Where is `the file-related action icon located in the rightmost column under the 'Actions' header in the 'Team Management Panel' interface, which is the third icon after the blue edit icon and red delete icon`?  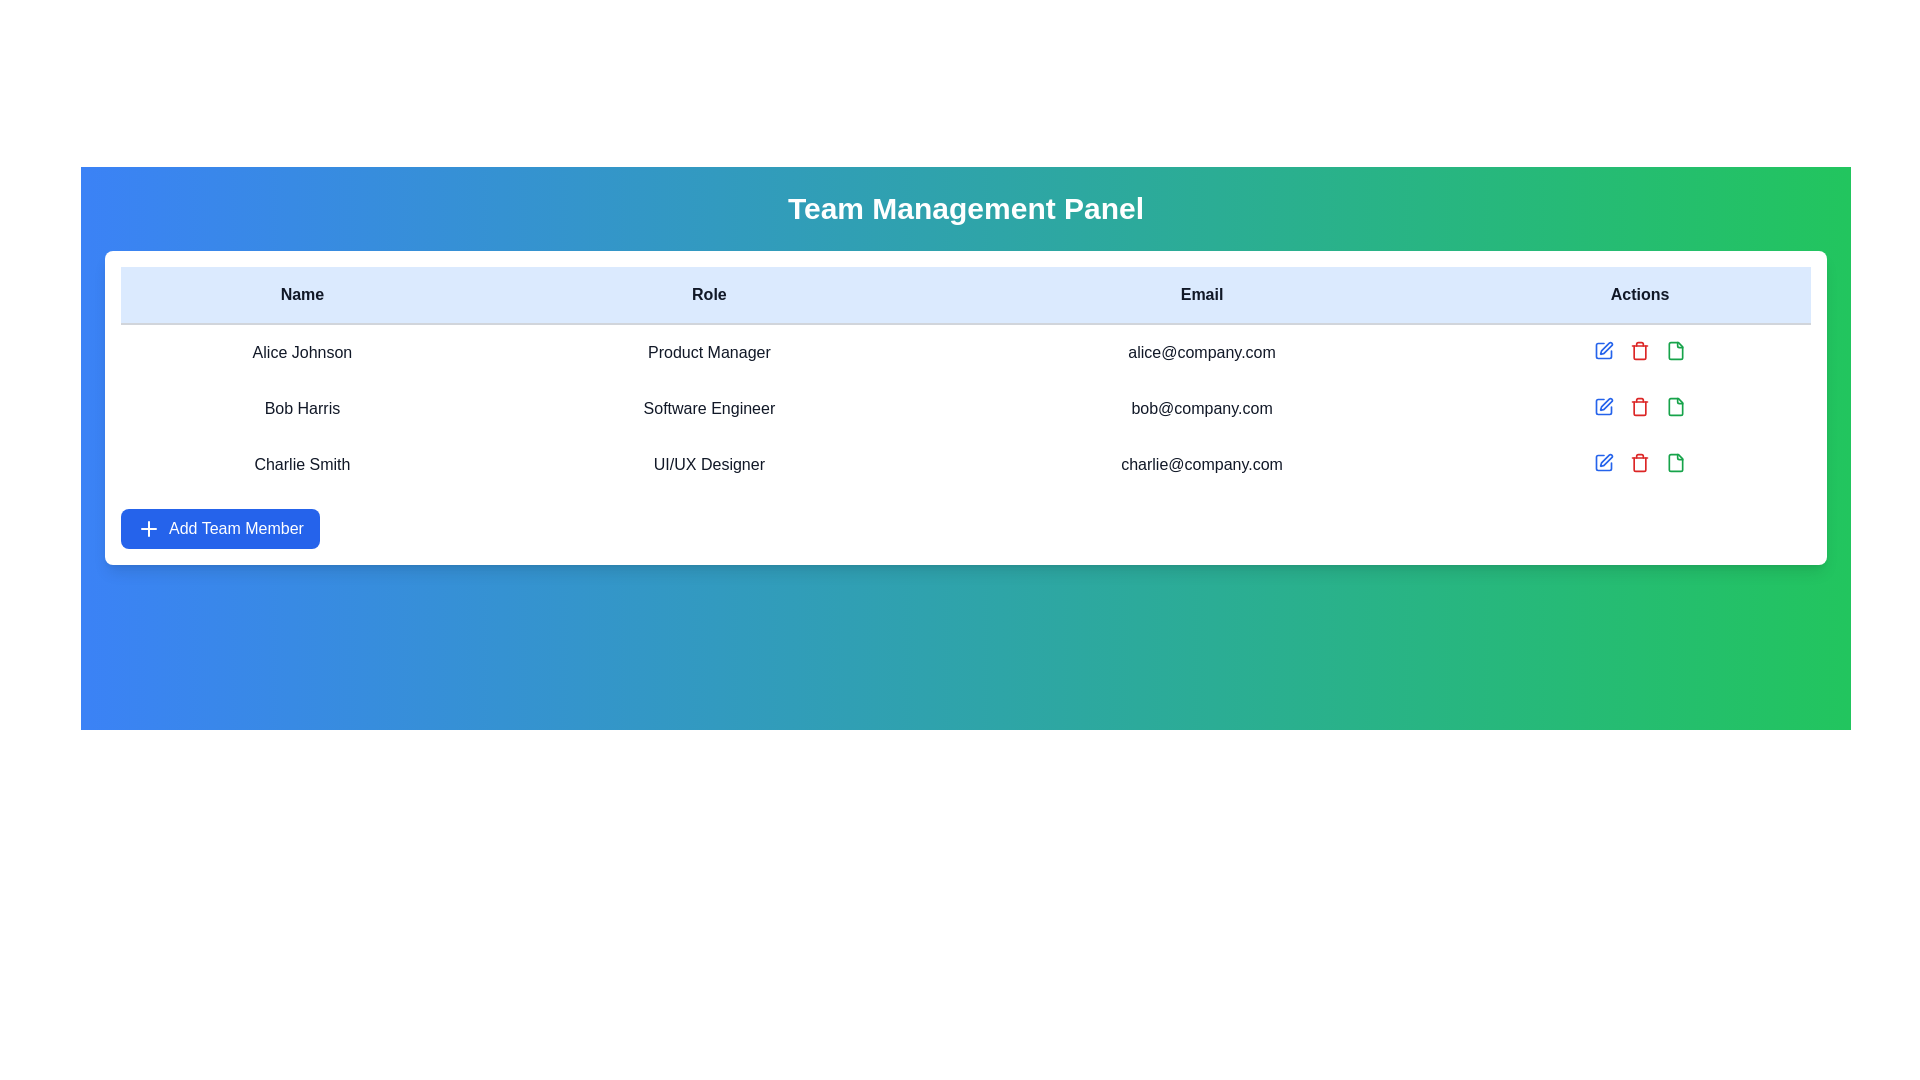 the file-related action icon located in the rightmost column under the 'Actions' header in the 'Team Management Panel' interface, which is the third icon after the blue edit icon and red delete icon is located at coordinates (1675, 406).